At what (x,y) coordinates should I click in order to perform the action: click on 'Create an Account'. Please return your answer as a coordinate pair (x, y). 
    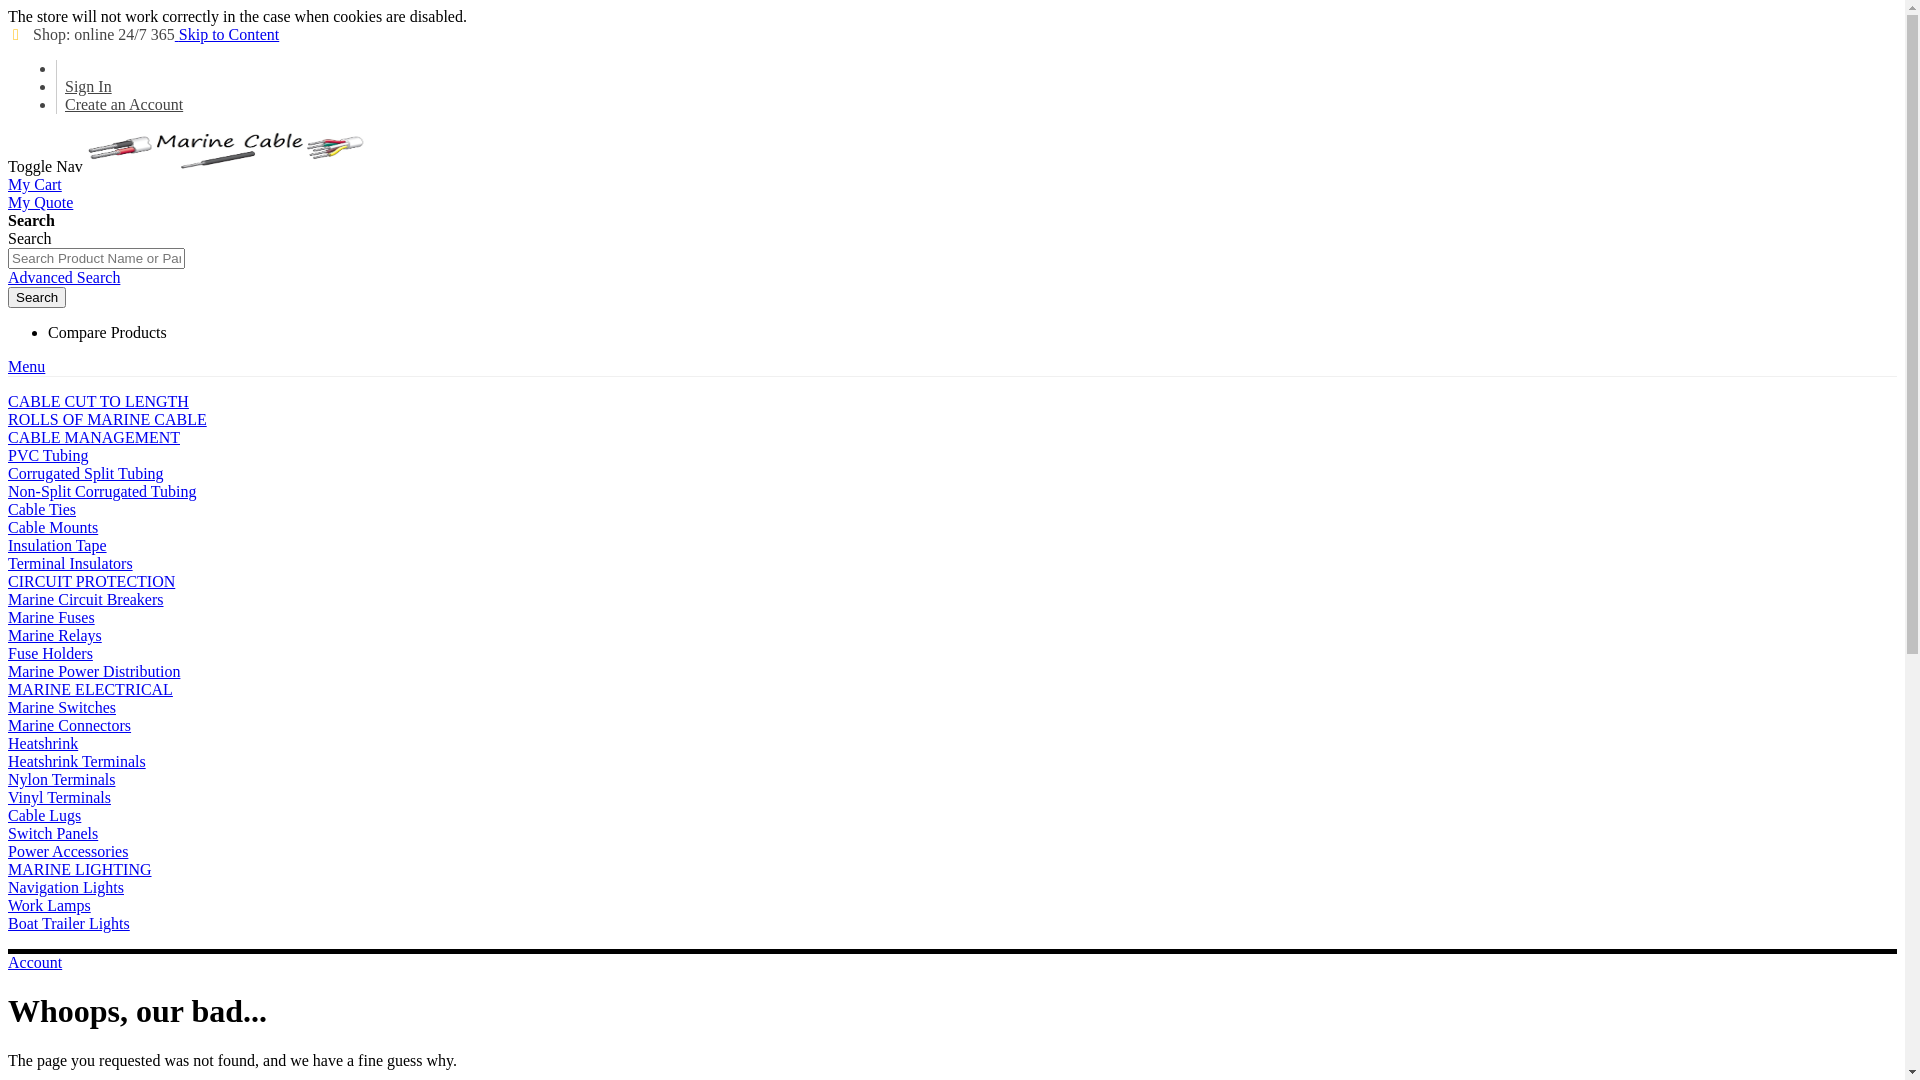
    Looking at the image, I should click on (123, 104).